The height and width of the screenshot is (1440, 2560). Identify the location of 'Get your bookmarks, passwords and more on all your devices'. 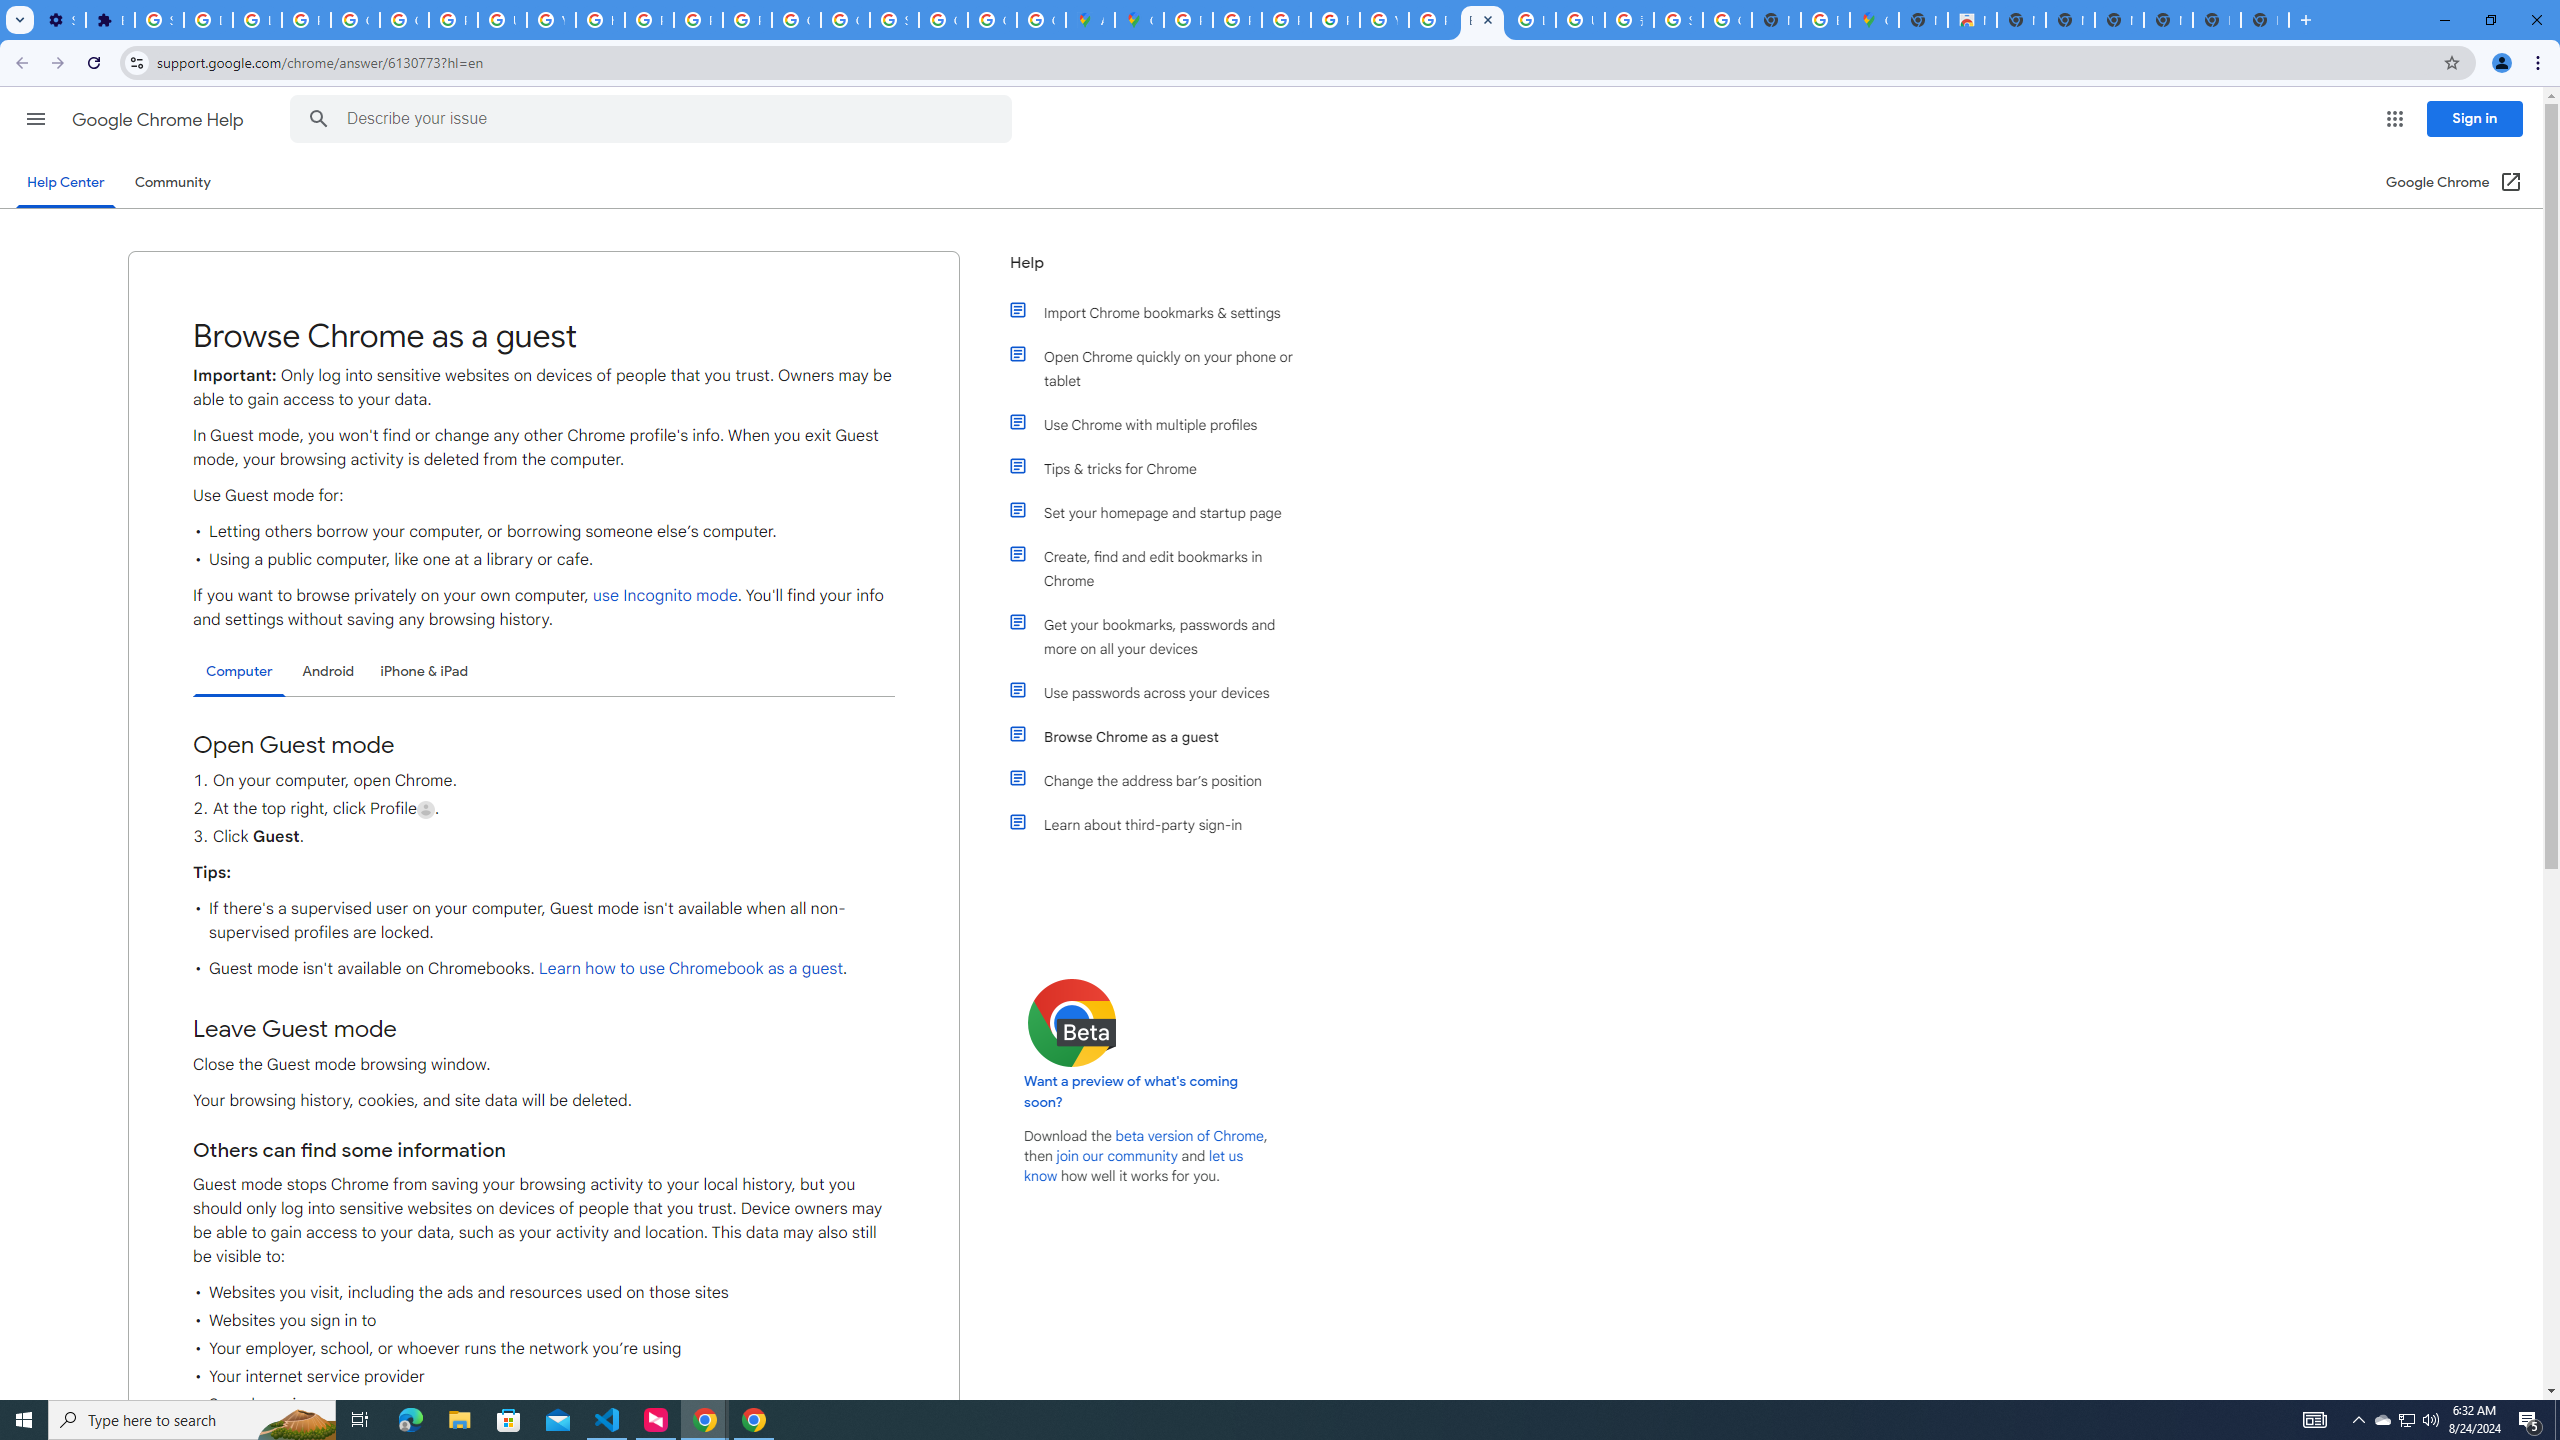
(1162, 636).